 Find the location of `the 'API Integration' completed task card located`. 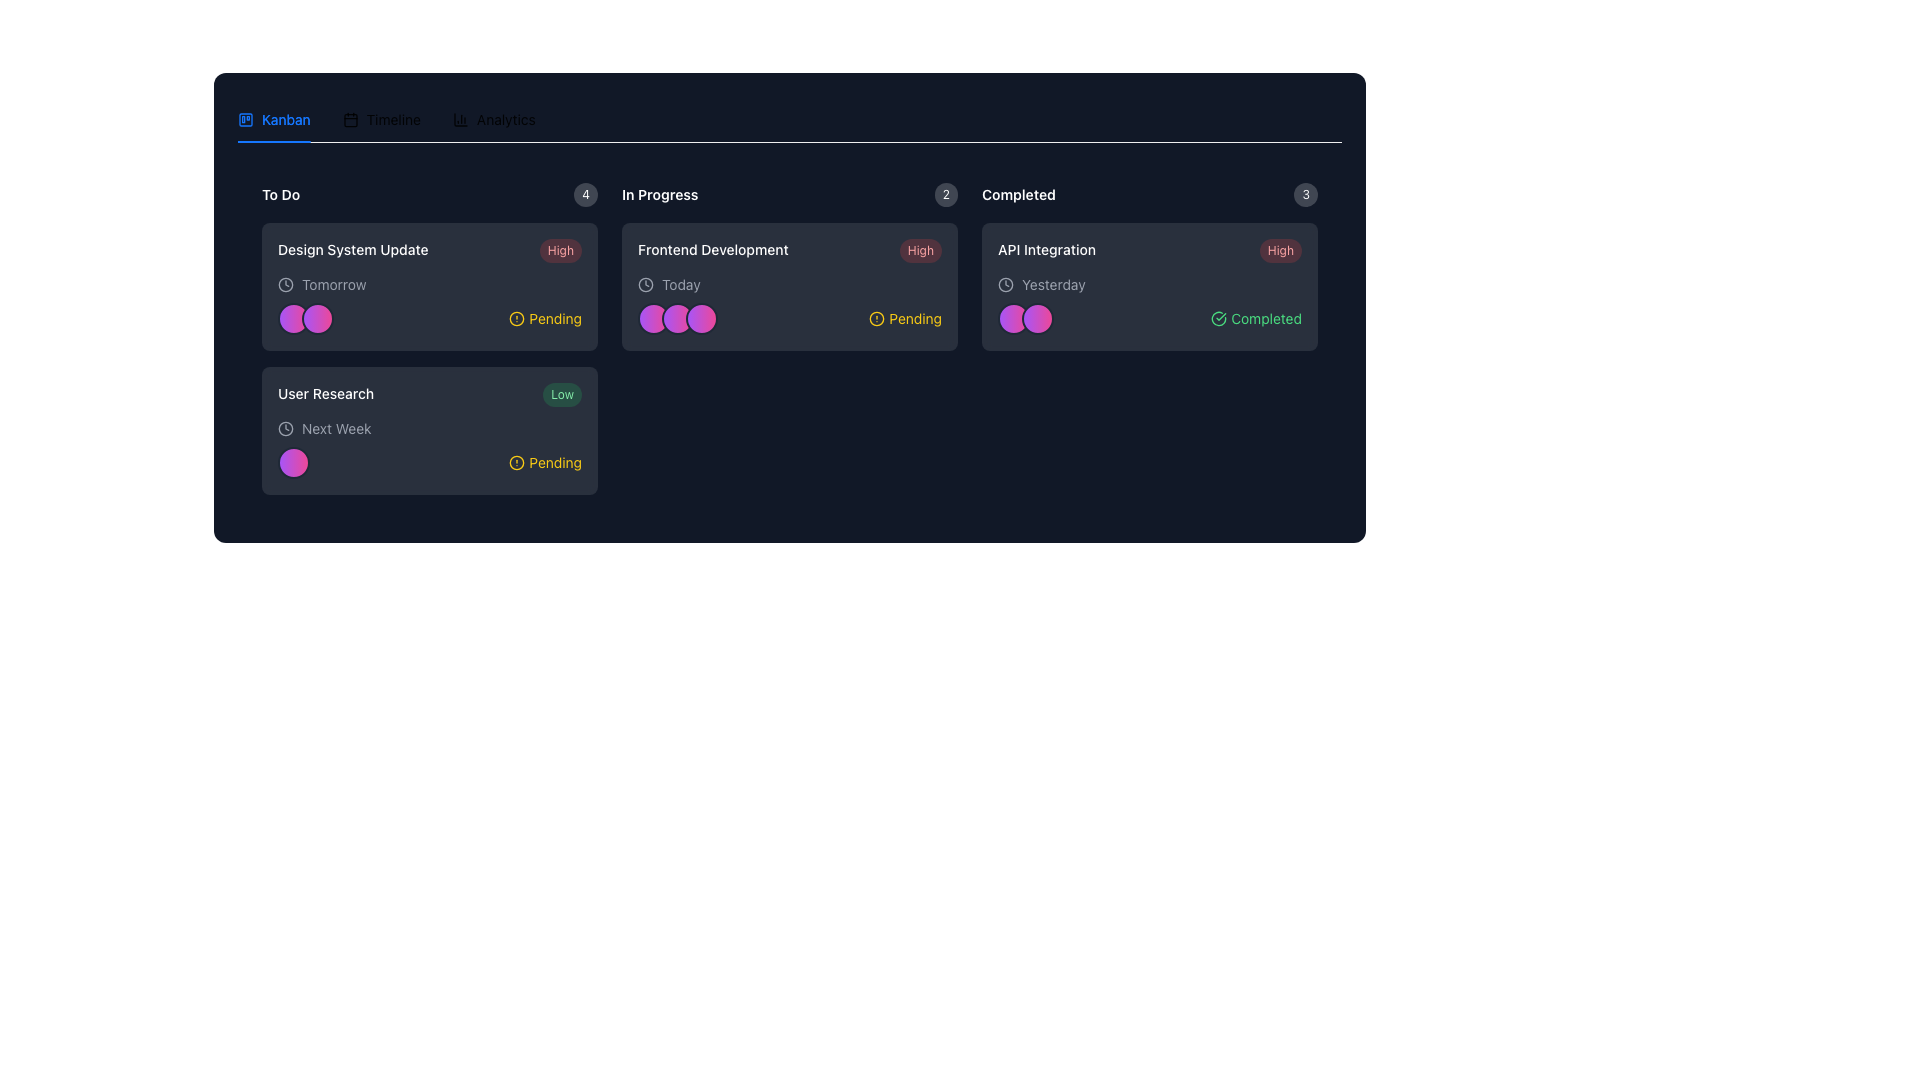

the 'API Integration' completed task card located is located at coordinates (1150, 286).